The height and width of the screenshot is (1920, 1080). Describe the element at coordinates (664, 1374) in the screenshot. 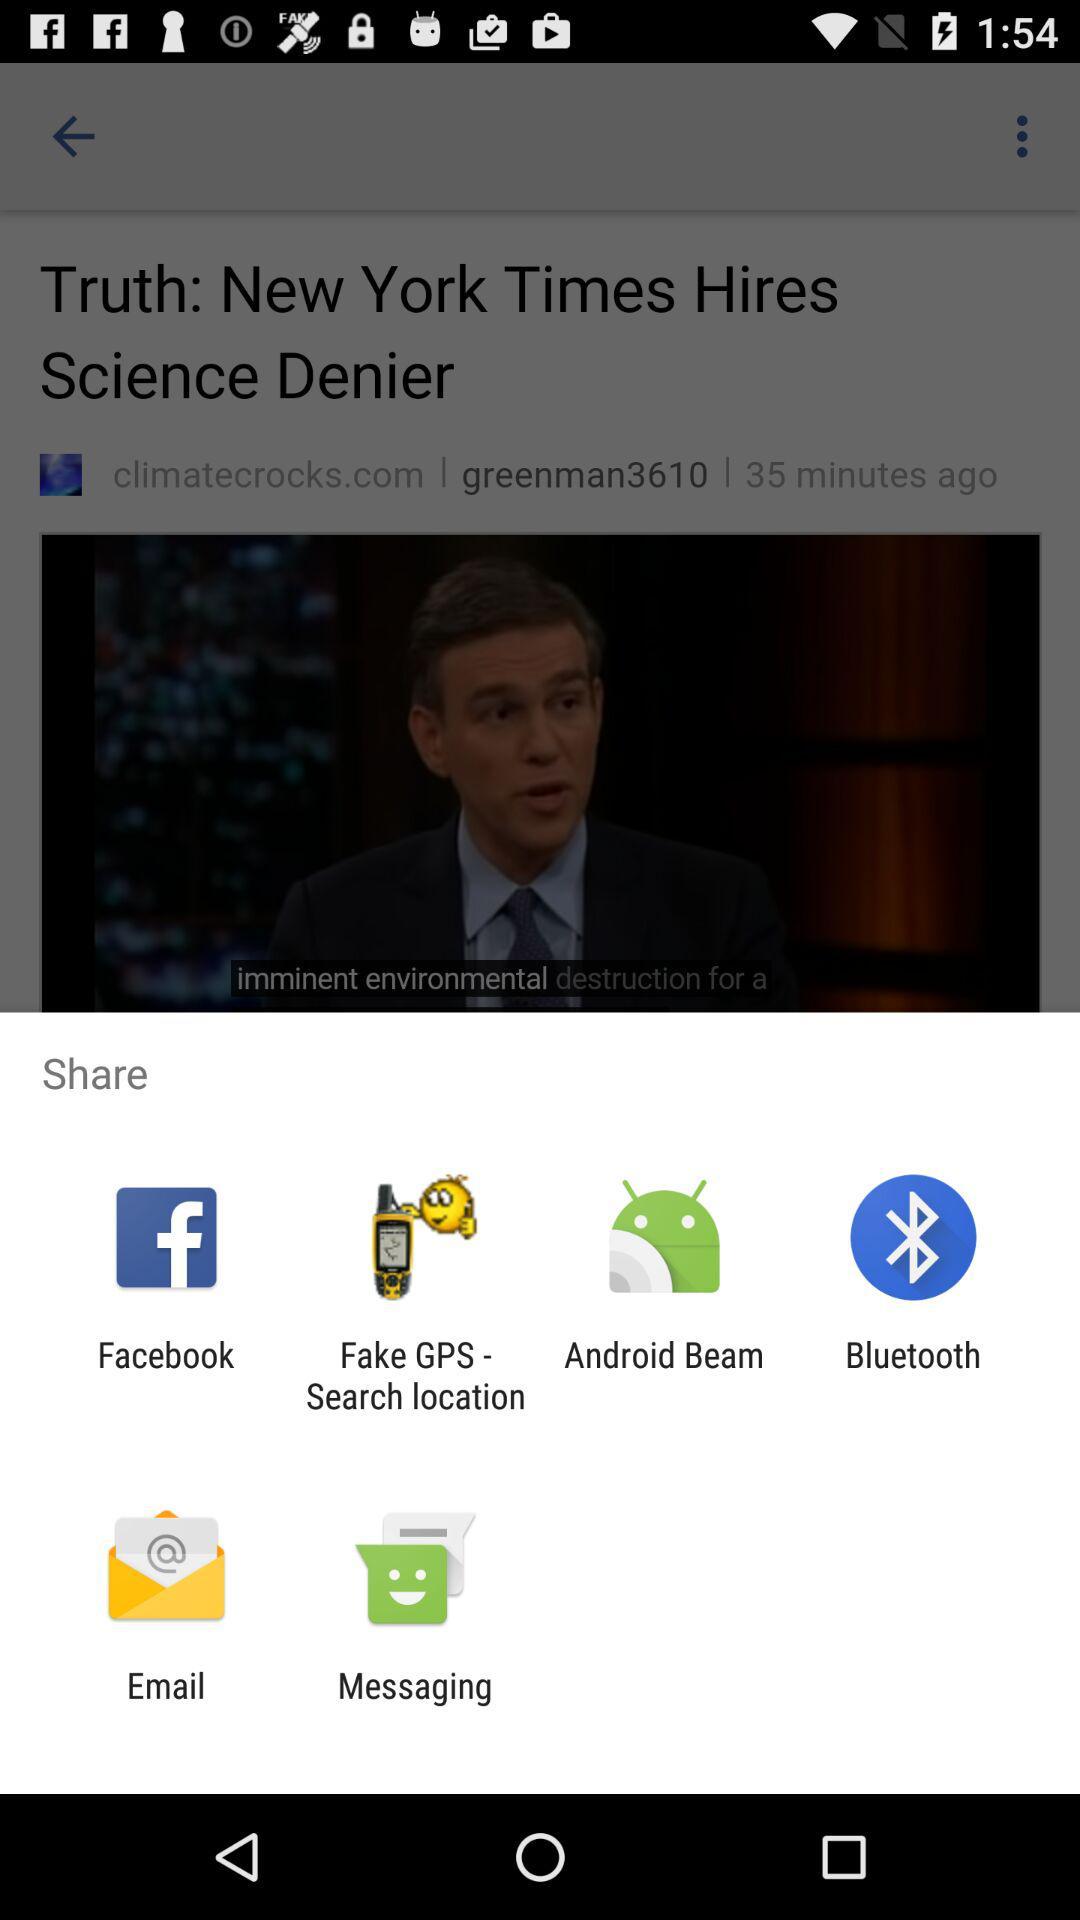

I see `the icon to the left of bluetooth` at that location.